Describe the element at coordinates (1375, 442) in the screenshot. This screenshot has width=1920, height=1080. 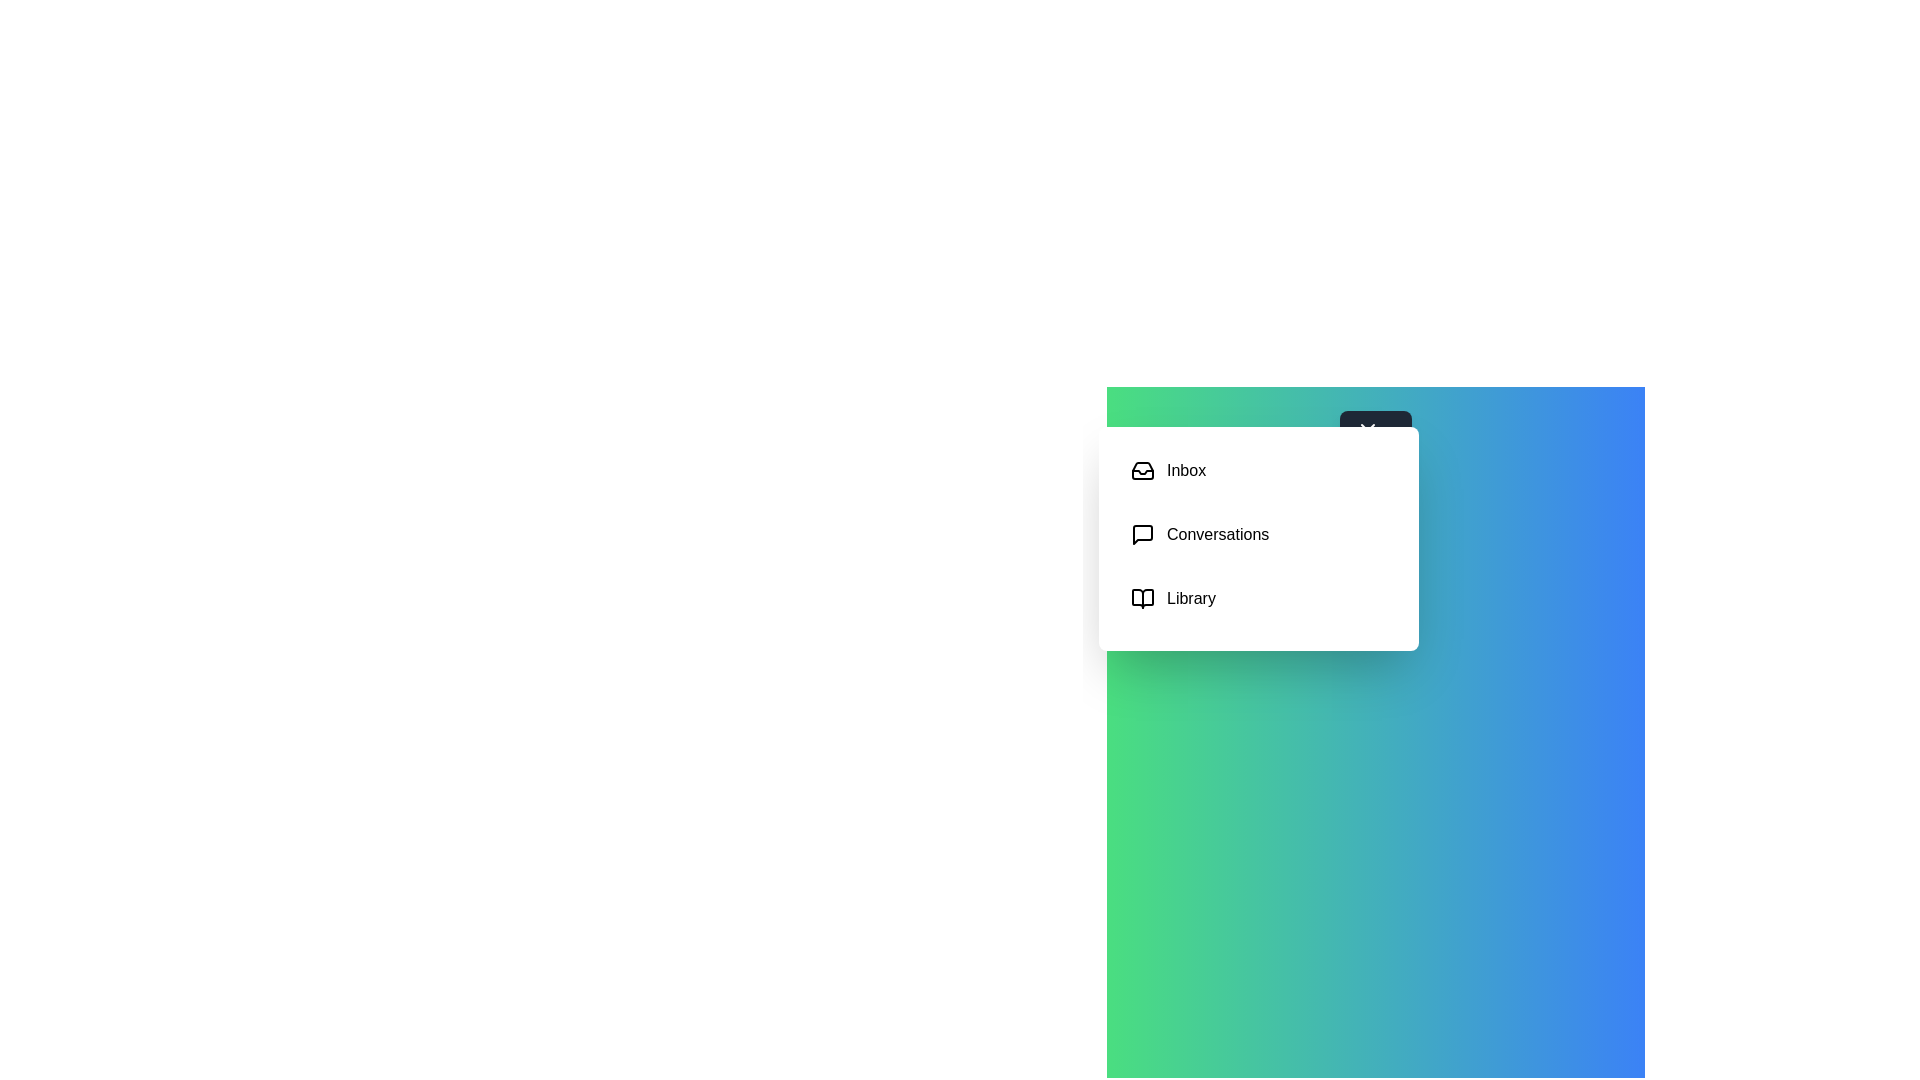
I see `button with the current icon to toggle the drawer visibility` at that location.